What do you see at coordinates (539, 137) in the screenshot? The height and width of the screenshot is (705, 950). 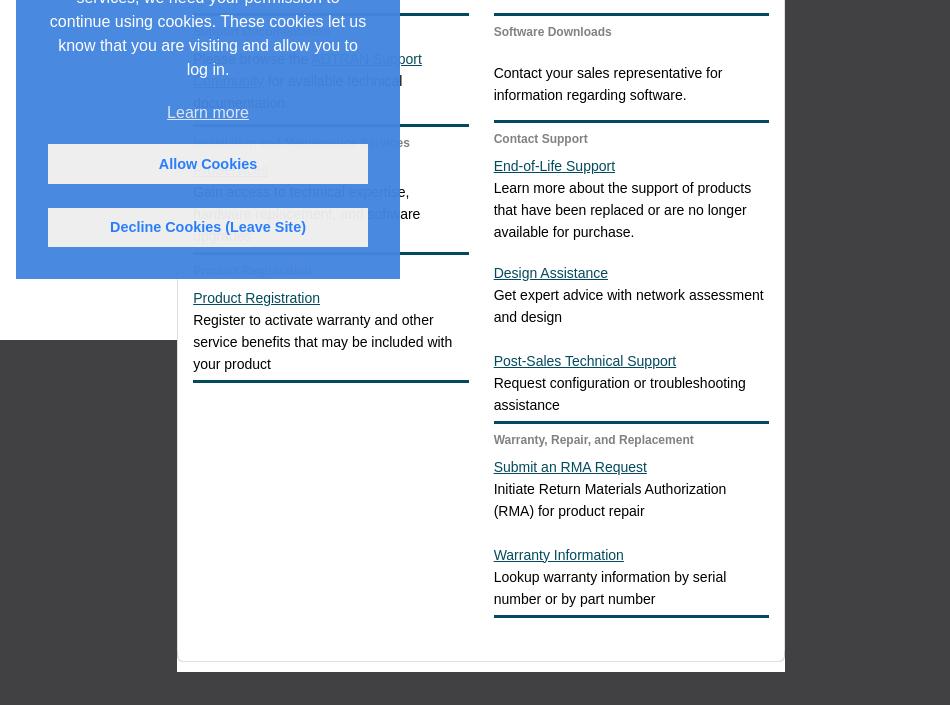 I see `'Contact Support'` at bounding box center [539, 137].